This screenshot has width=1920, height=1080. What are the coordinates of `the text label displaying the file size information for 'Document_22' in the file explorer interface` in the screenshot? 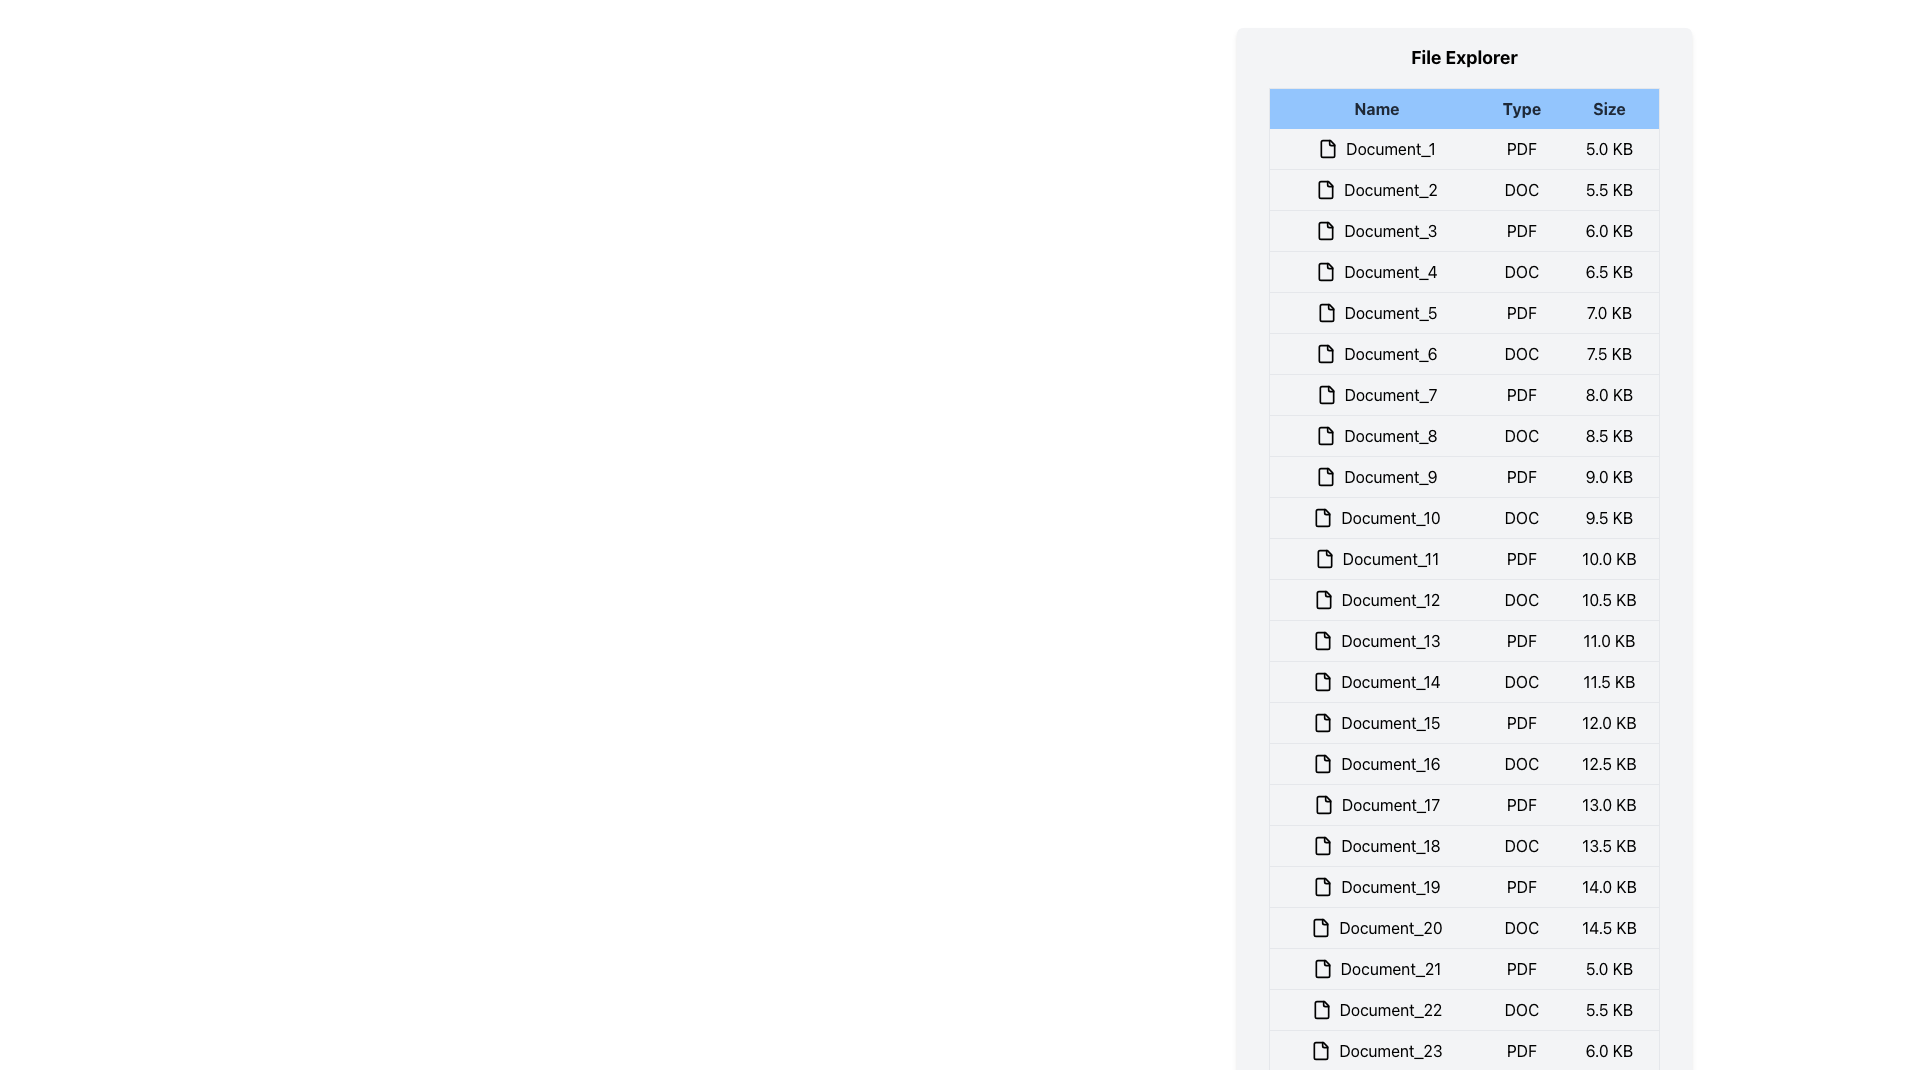 It's located at (1609, 1010).